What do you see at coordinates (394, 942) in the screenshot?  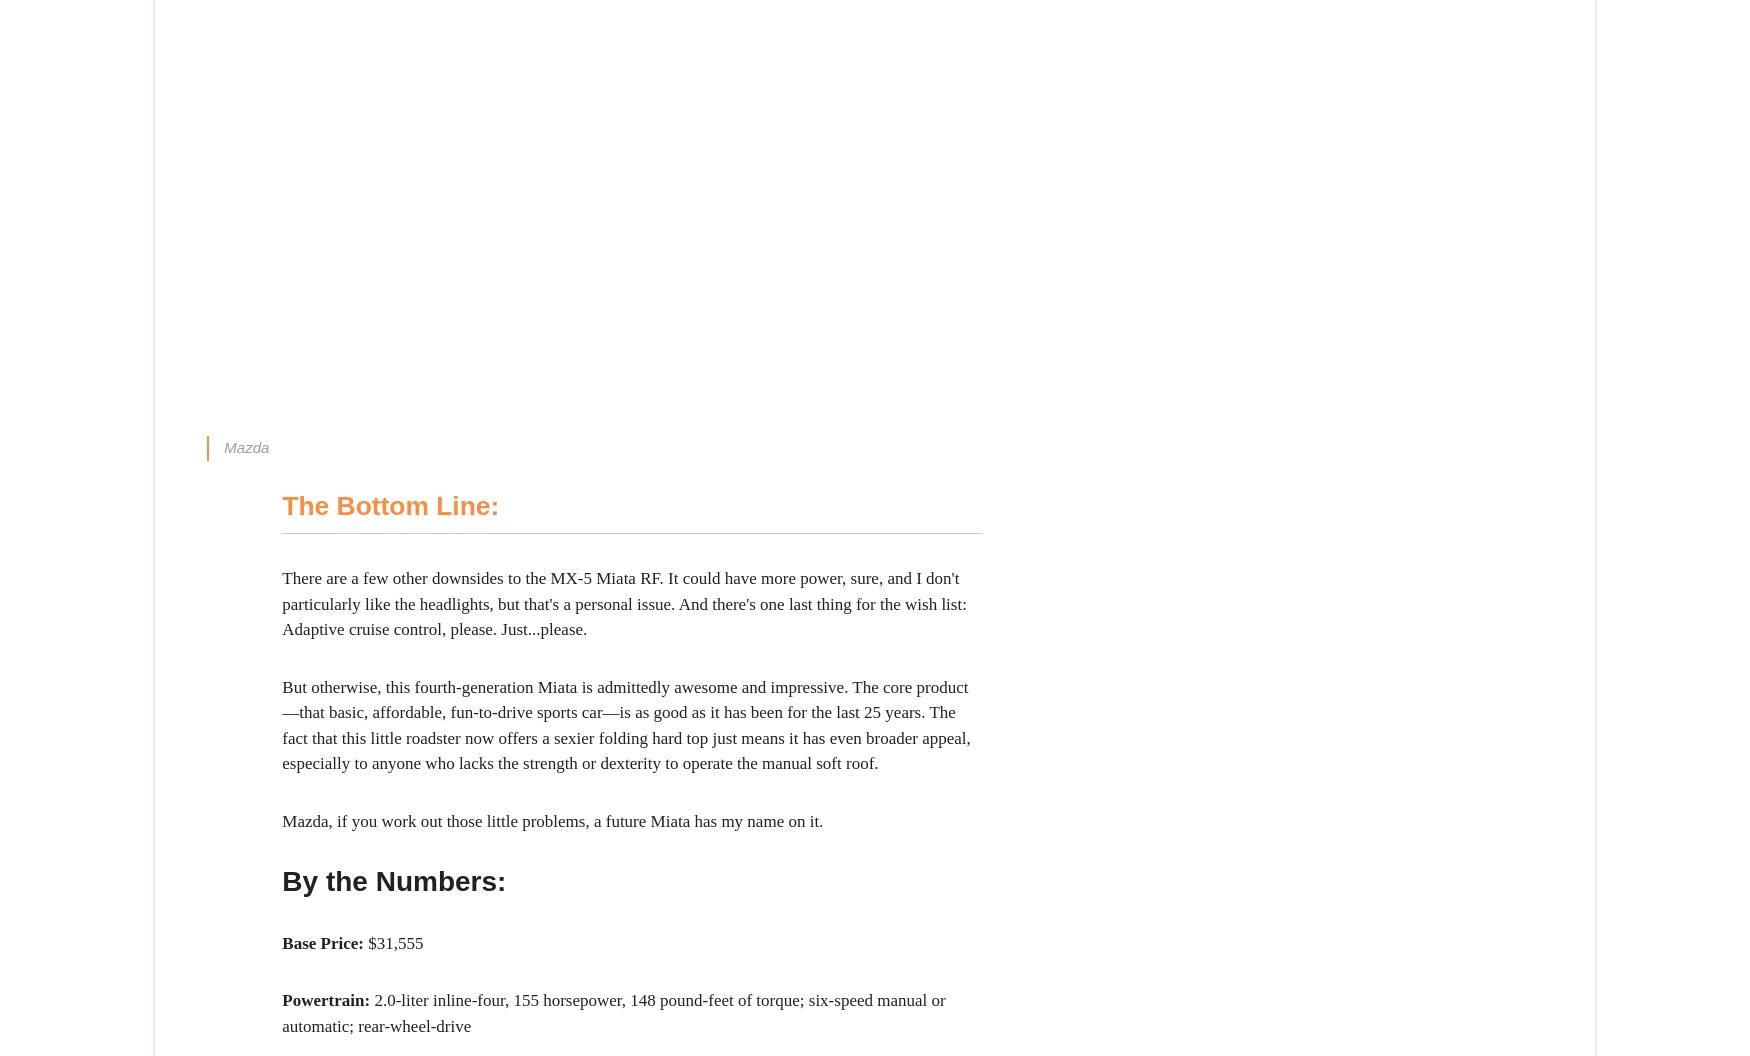 I see `'$31,555'` at bounding box center [394, 942].